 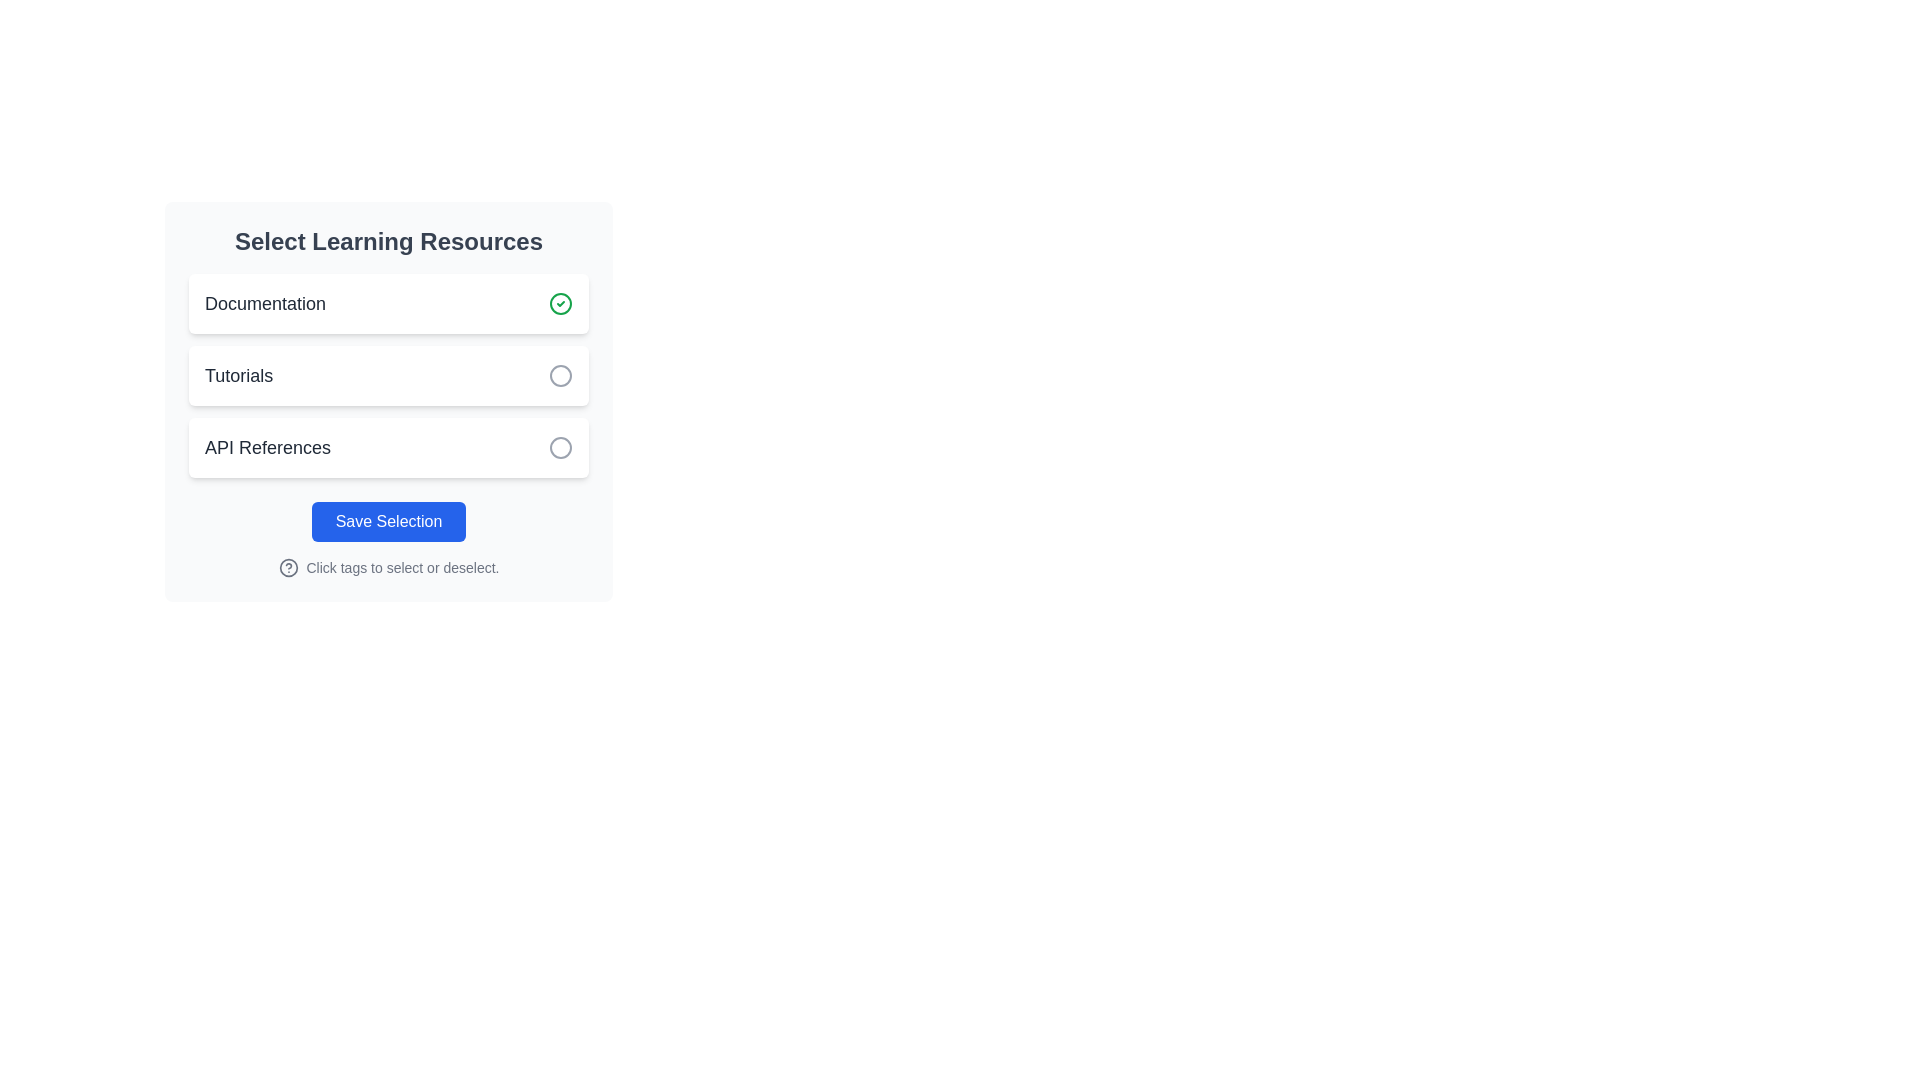 What do you see at coordinates (560, 375) in the screenshot?
I see `the empty SVG graphic circle with a radius of 10, located at the second option in the 'Select Learning Resources' list` at bounding box center [560, 375].